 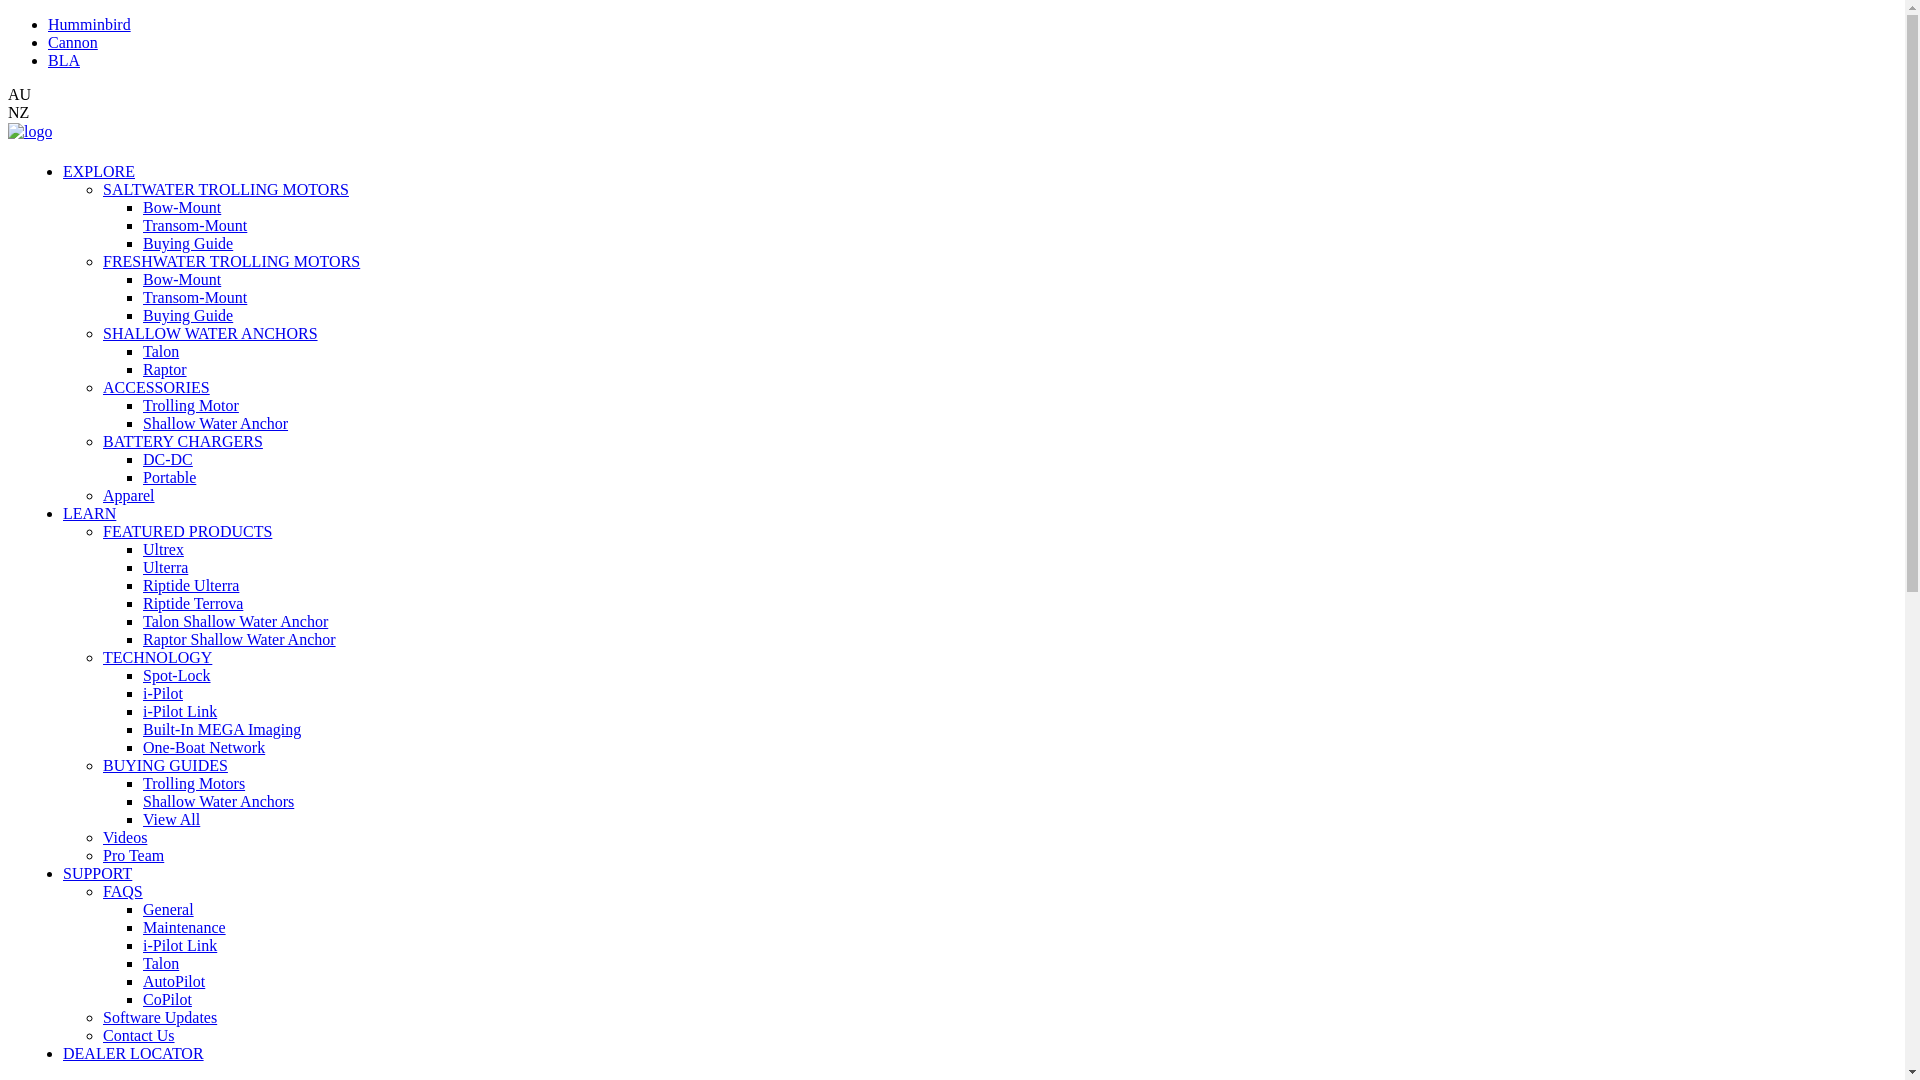 I want to click on 'SHALLOW WATER ANCHORS', so click(x=210, y=332).